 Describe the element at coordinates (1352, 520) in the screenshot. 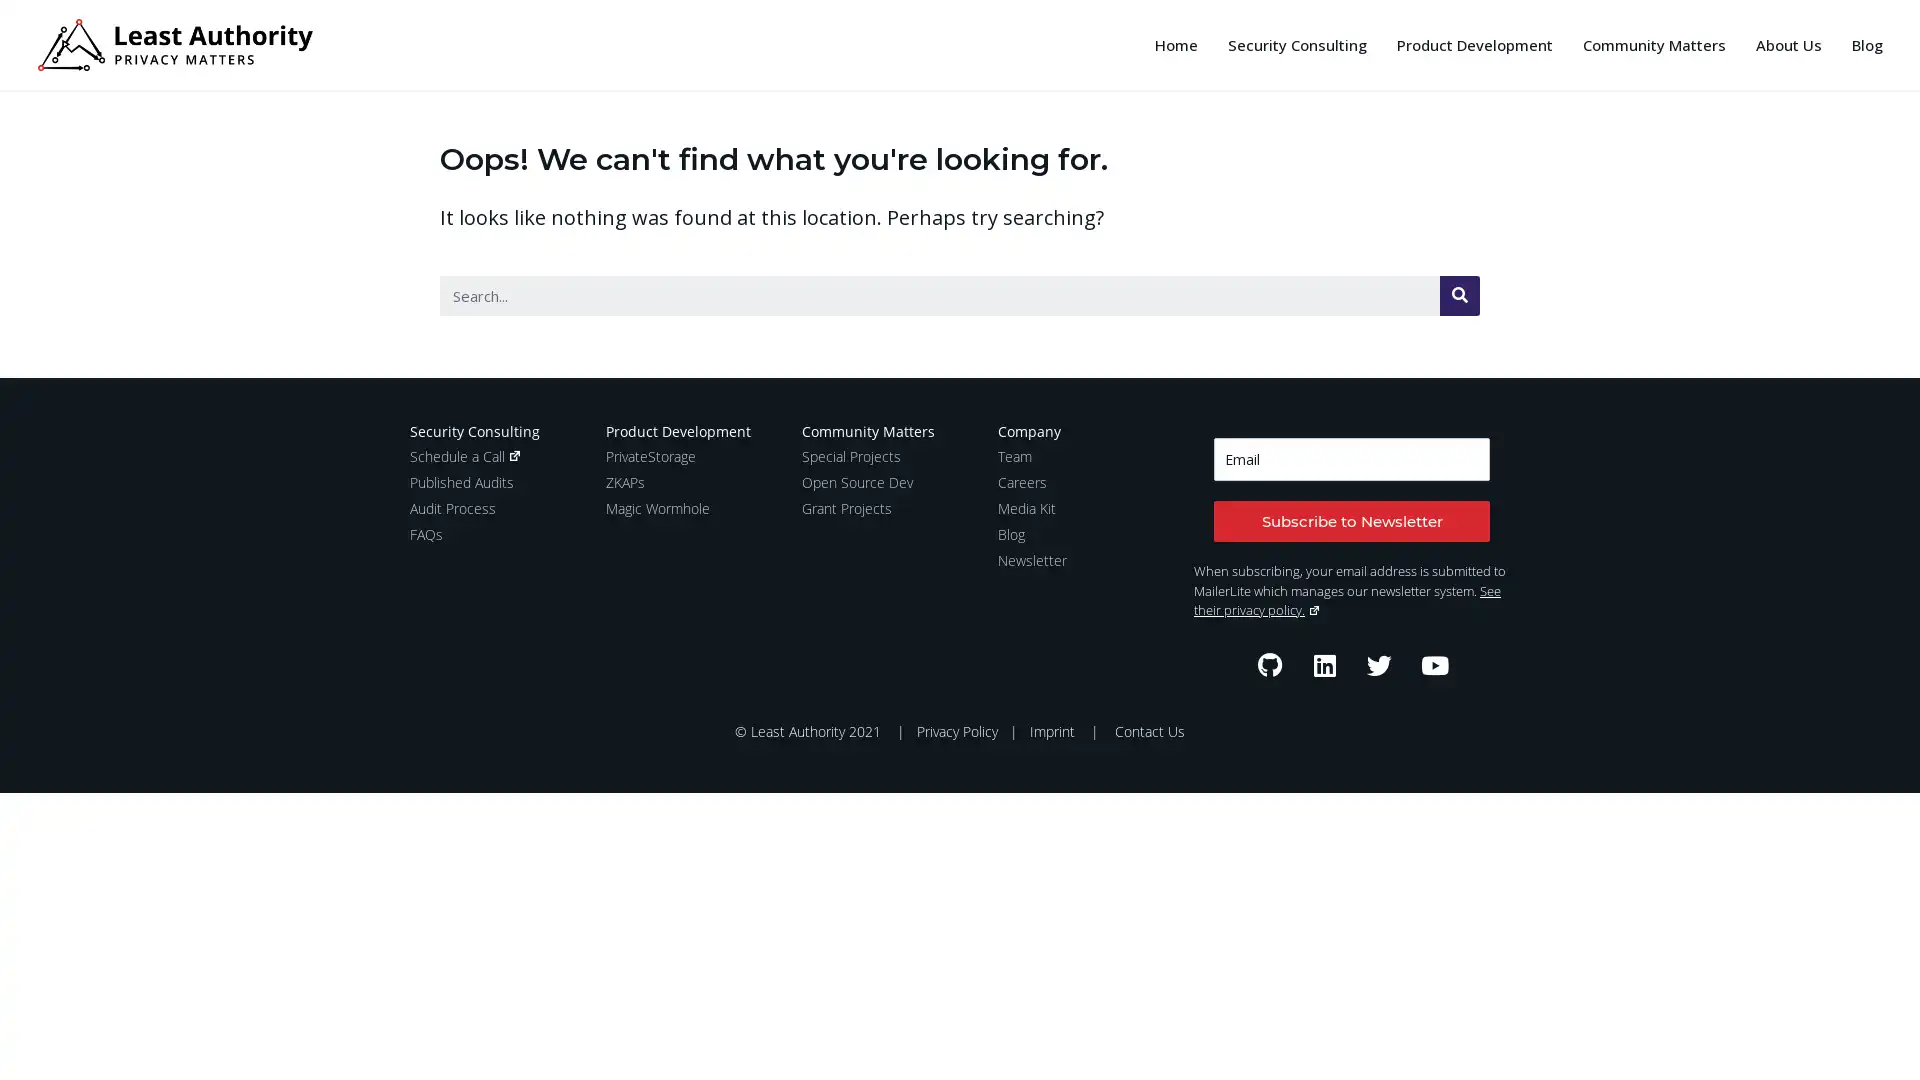

I see `Subscribe to Newsletter` at that location.